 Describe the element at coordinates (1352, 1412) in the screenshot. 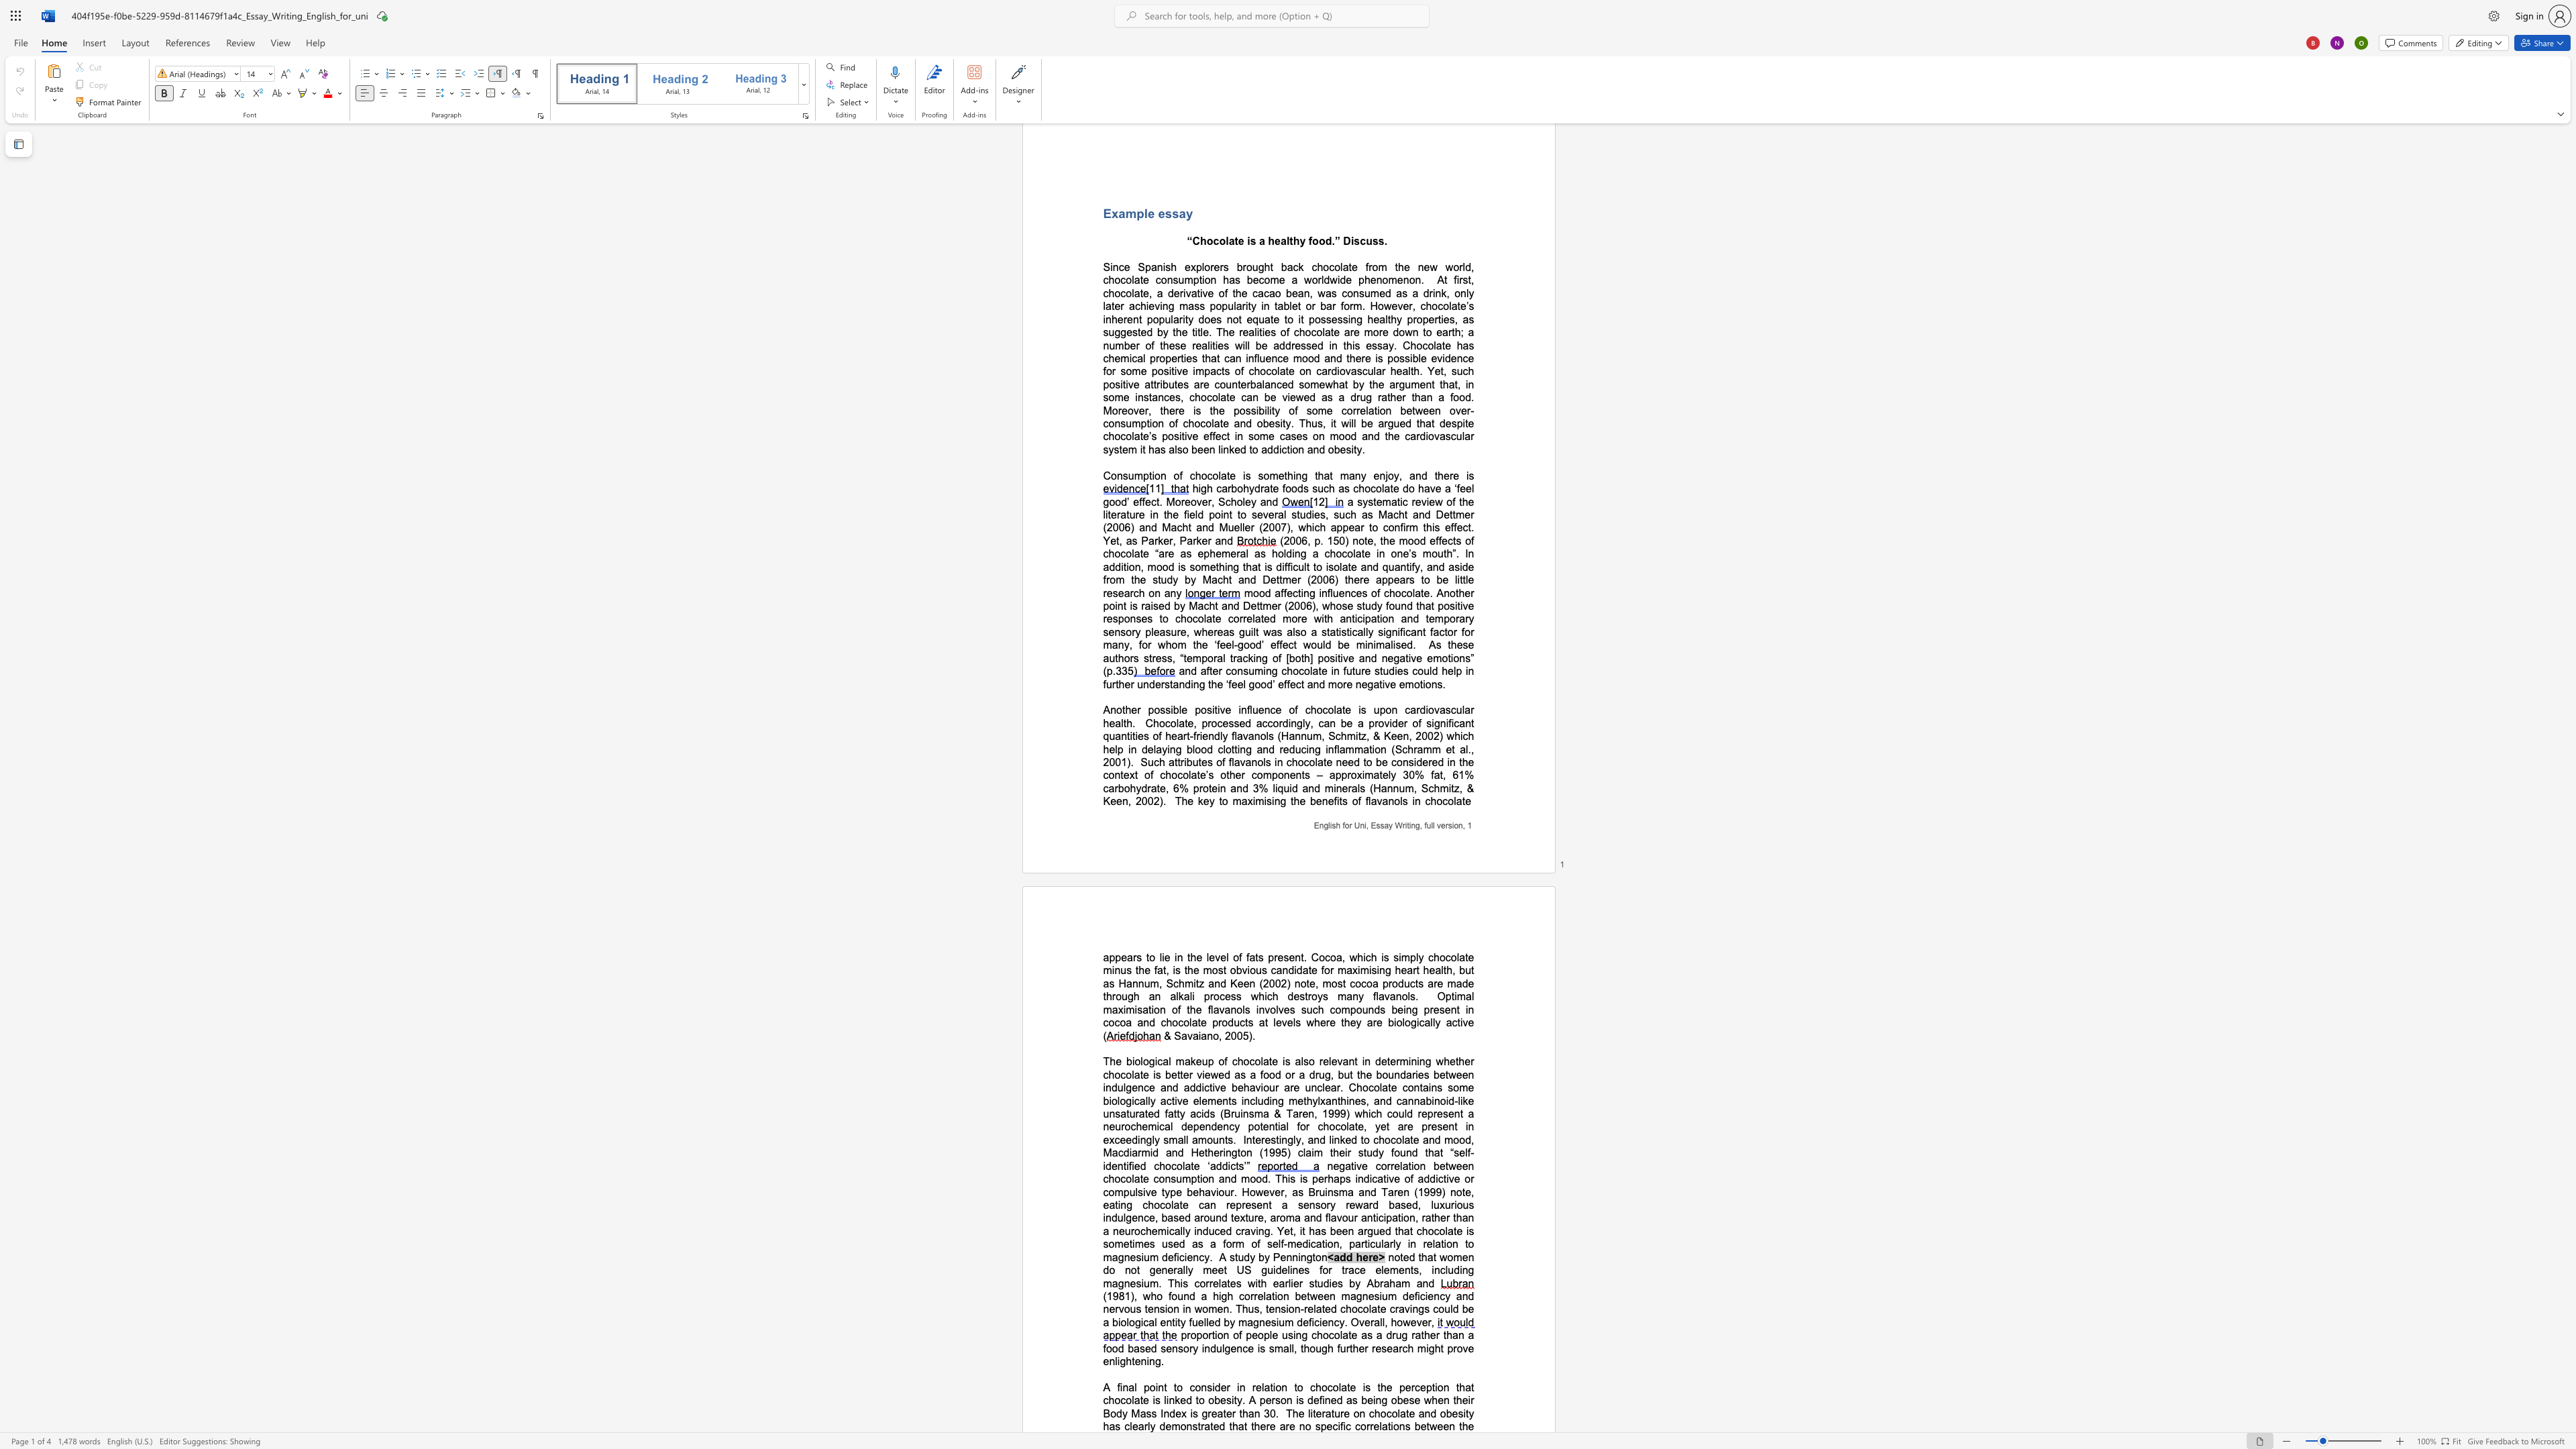

I see `the subset text "on chocolate and obes" within the text "The literature on chocolate and obesity has clearly"` at that location.